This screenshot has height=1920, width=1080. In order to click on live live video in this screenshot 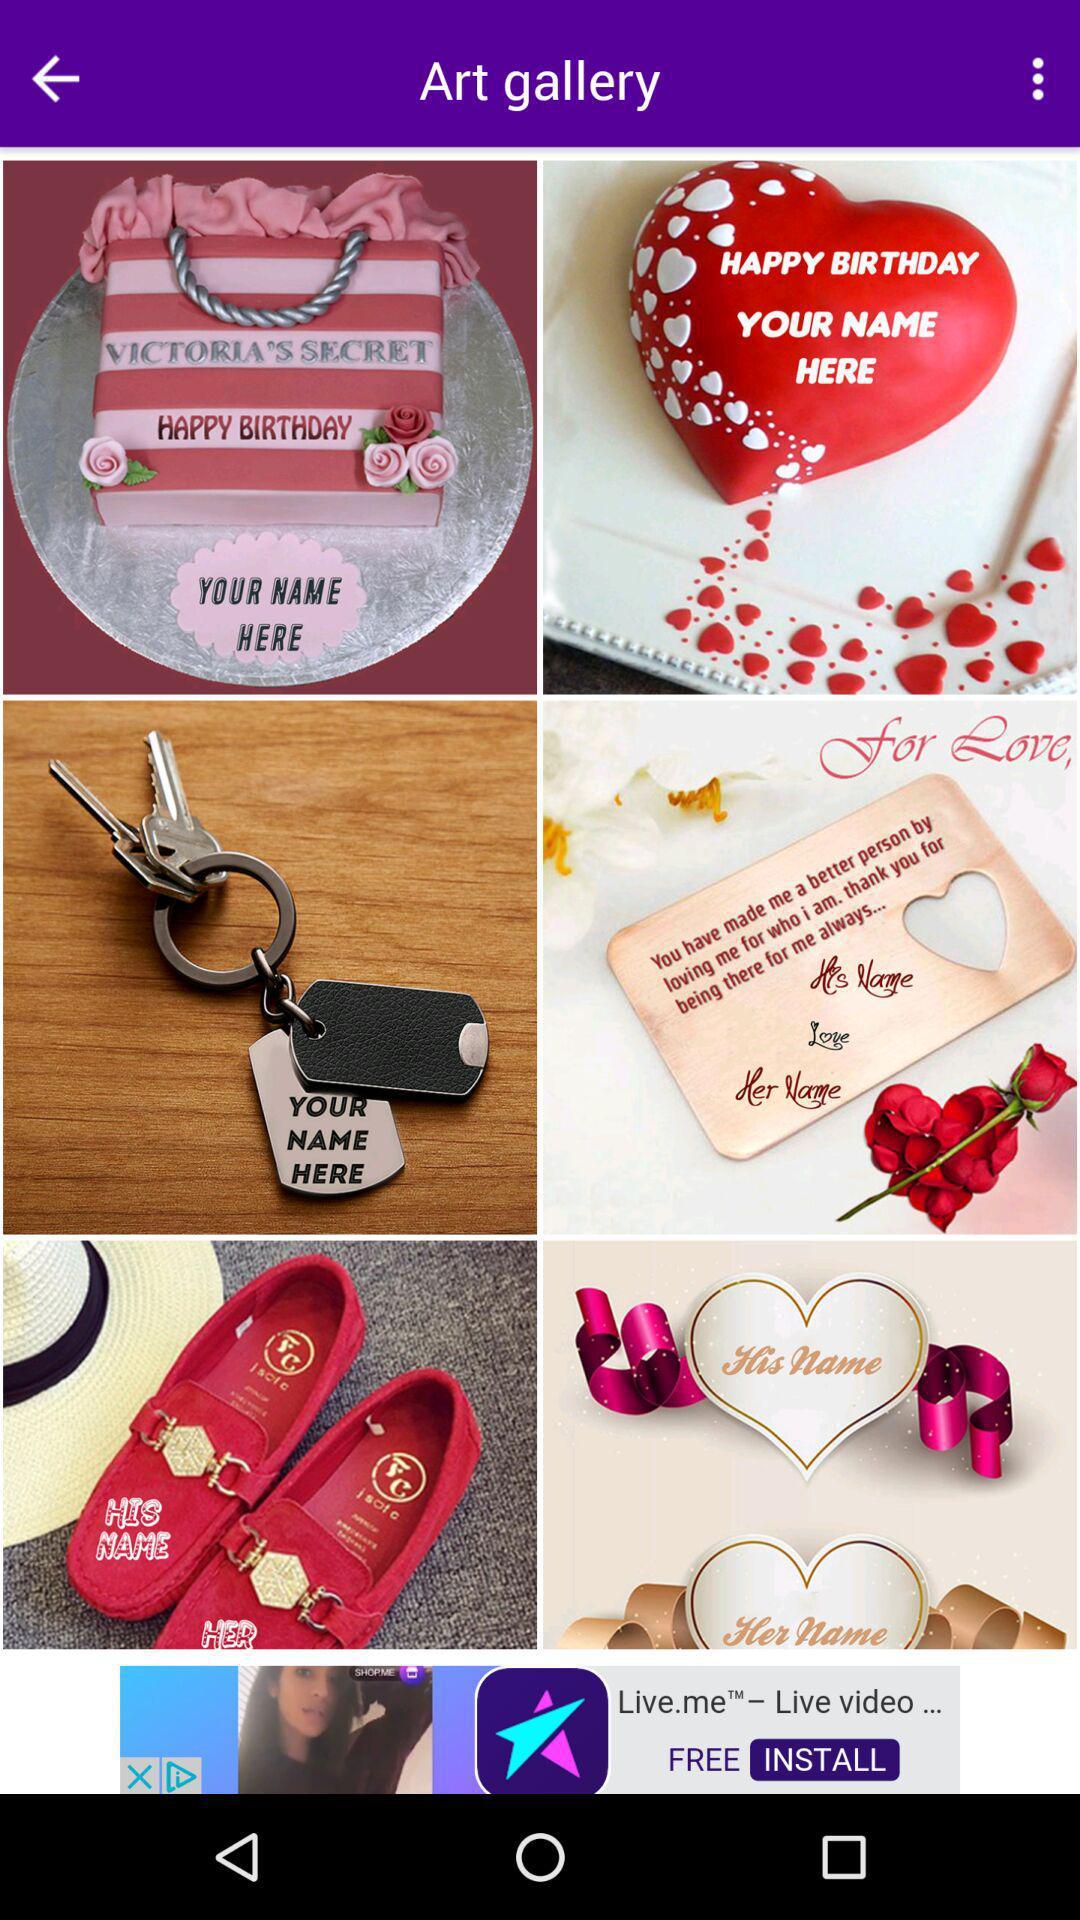, I will do `click(540, 1727)`.